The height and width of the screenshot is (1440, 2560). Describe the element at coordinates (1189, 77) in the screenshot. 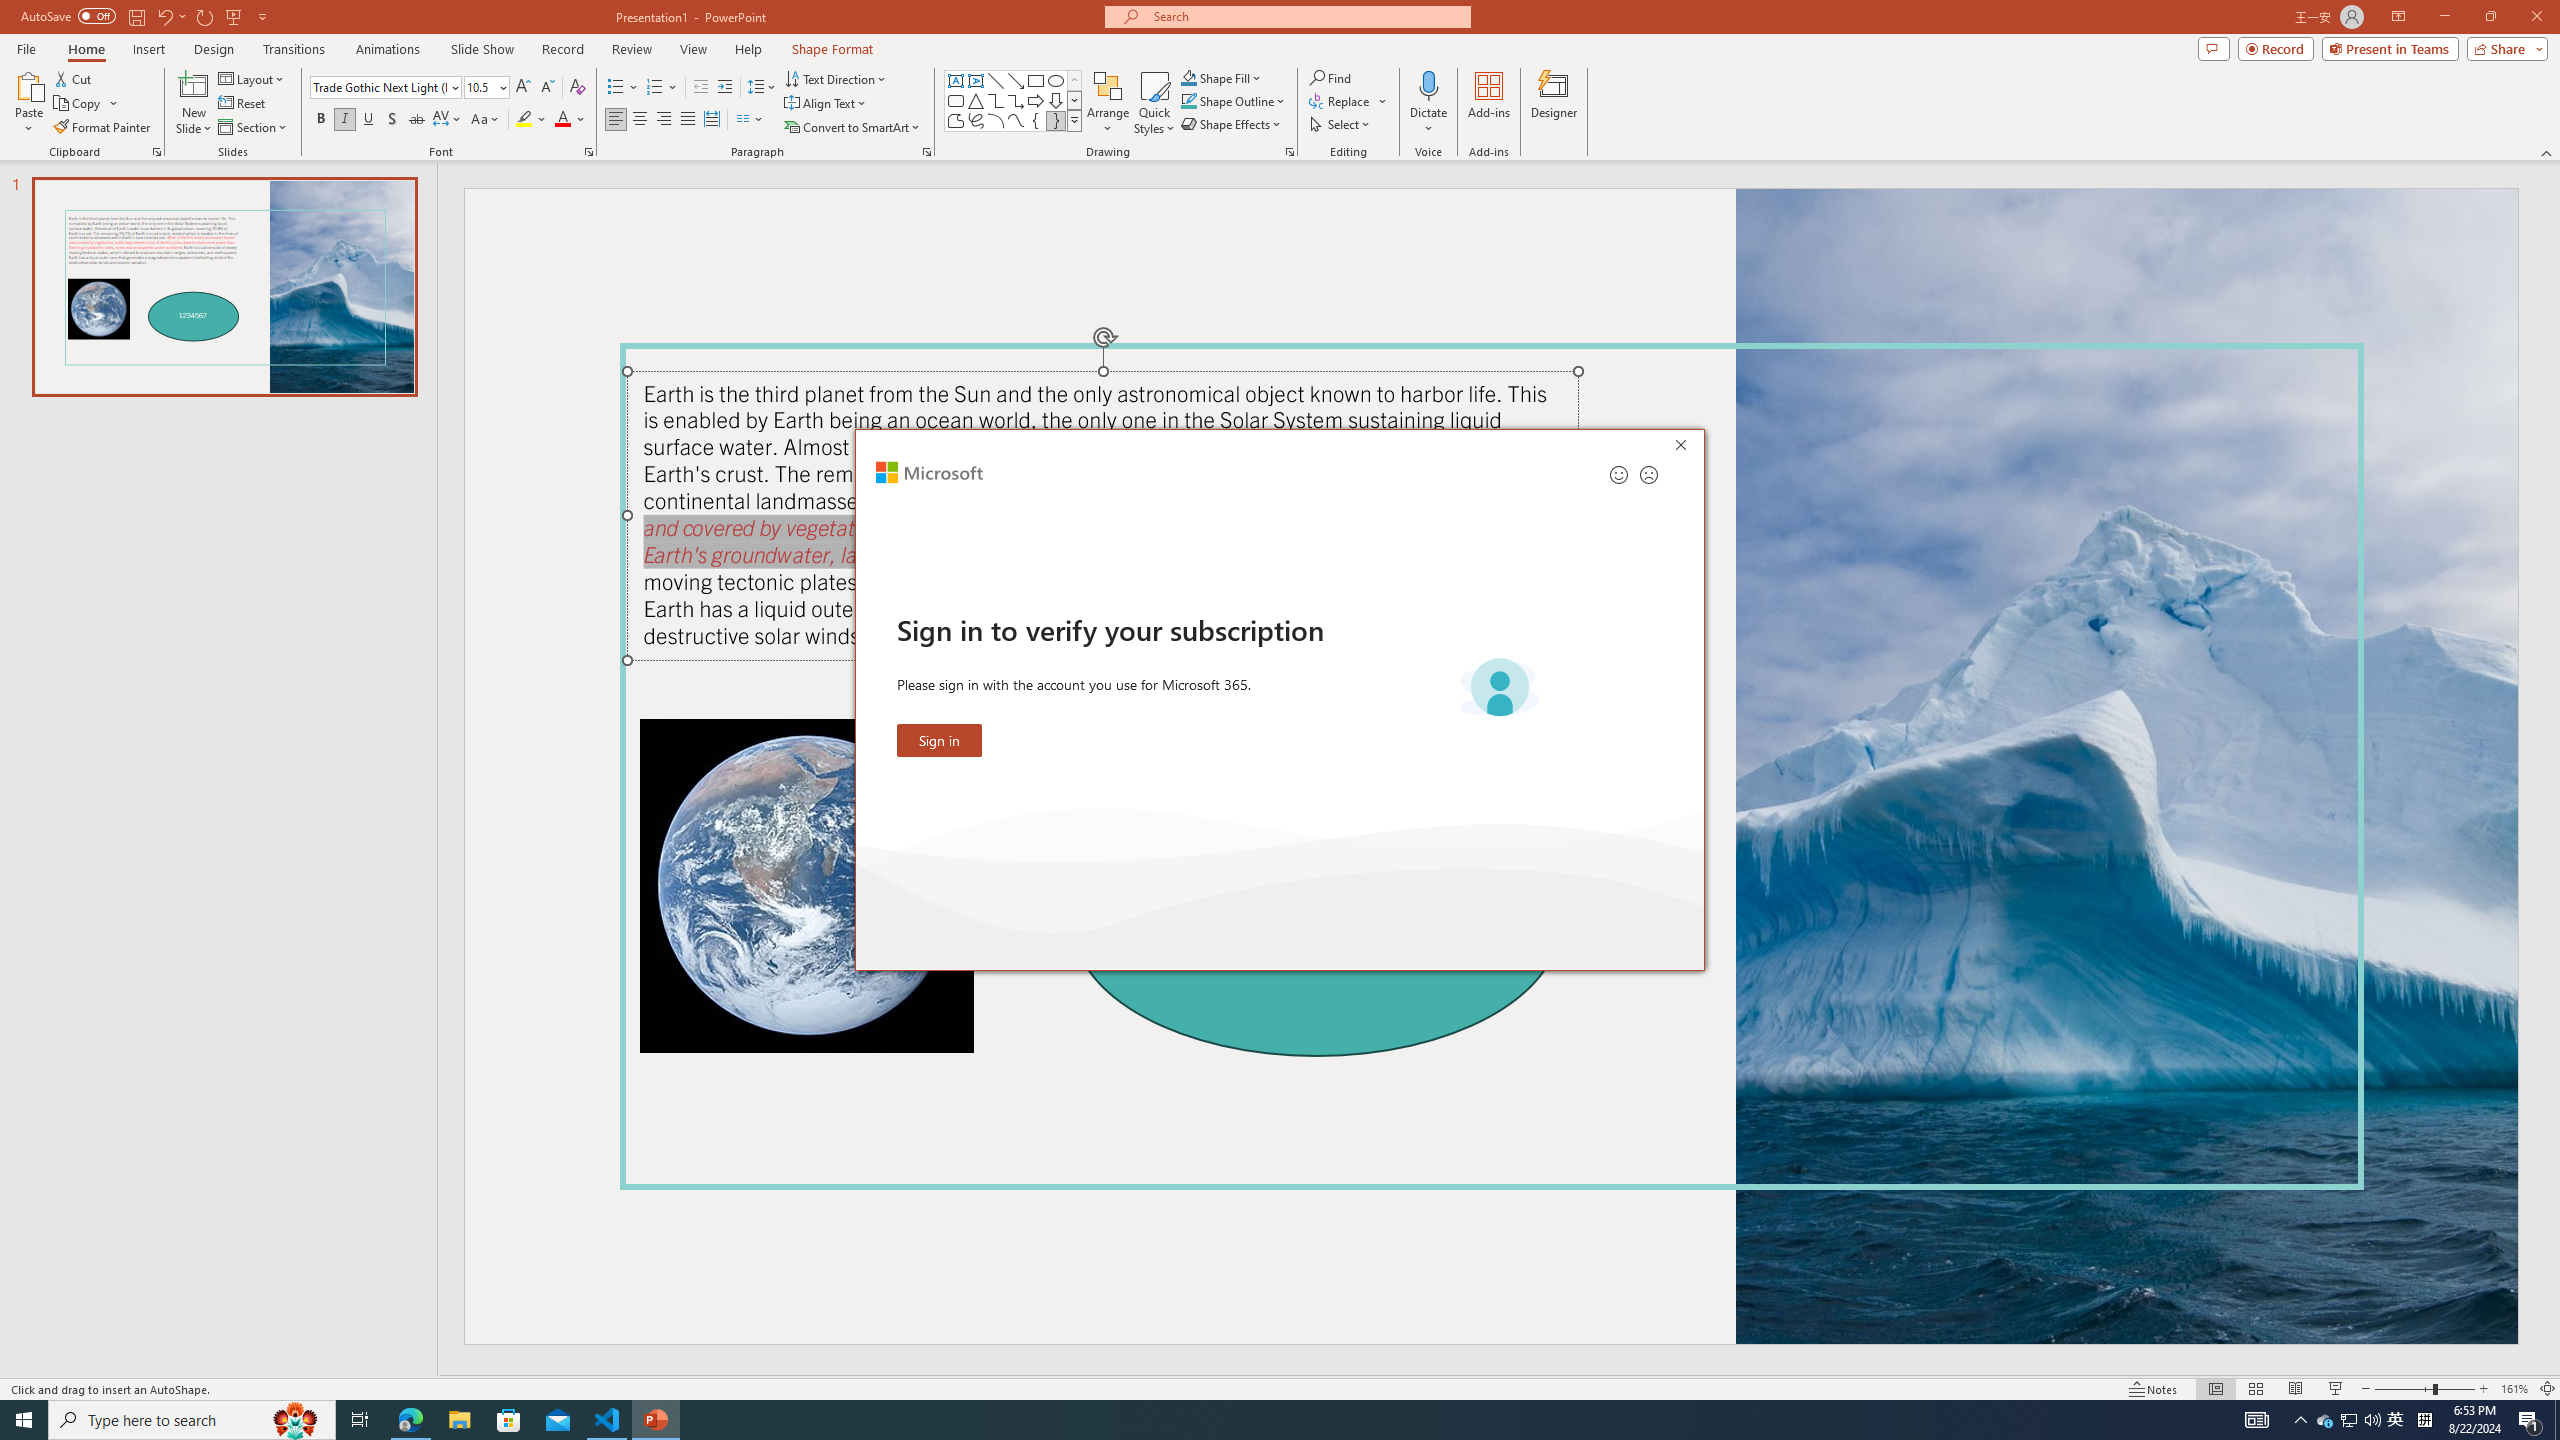

I see `'Shape Fill Aqua, Accent 2'` at that location.